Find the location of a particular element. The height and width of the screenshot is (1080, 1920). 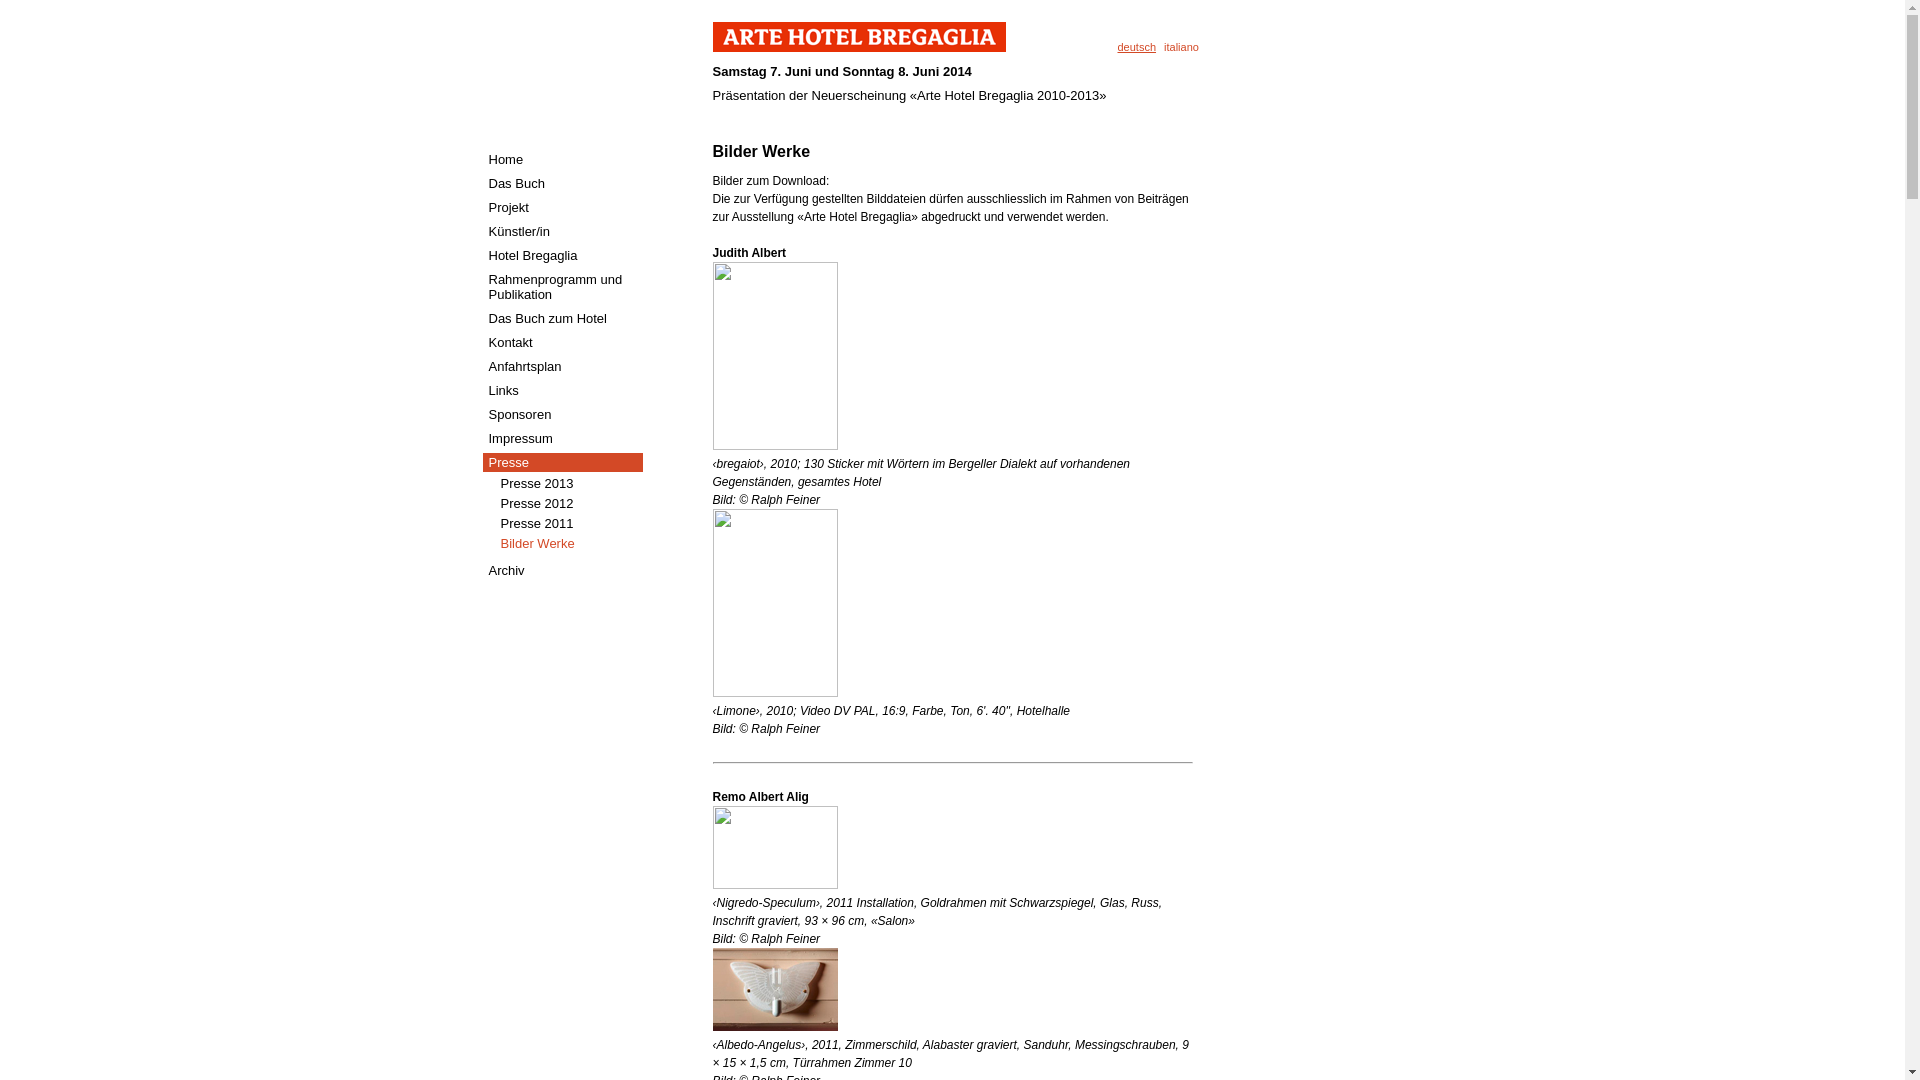

'Anfahrtsplan' is located at coordinates (560, 366).